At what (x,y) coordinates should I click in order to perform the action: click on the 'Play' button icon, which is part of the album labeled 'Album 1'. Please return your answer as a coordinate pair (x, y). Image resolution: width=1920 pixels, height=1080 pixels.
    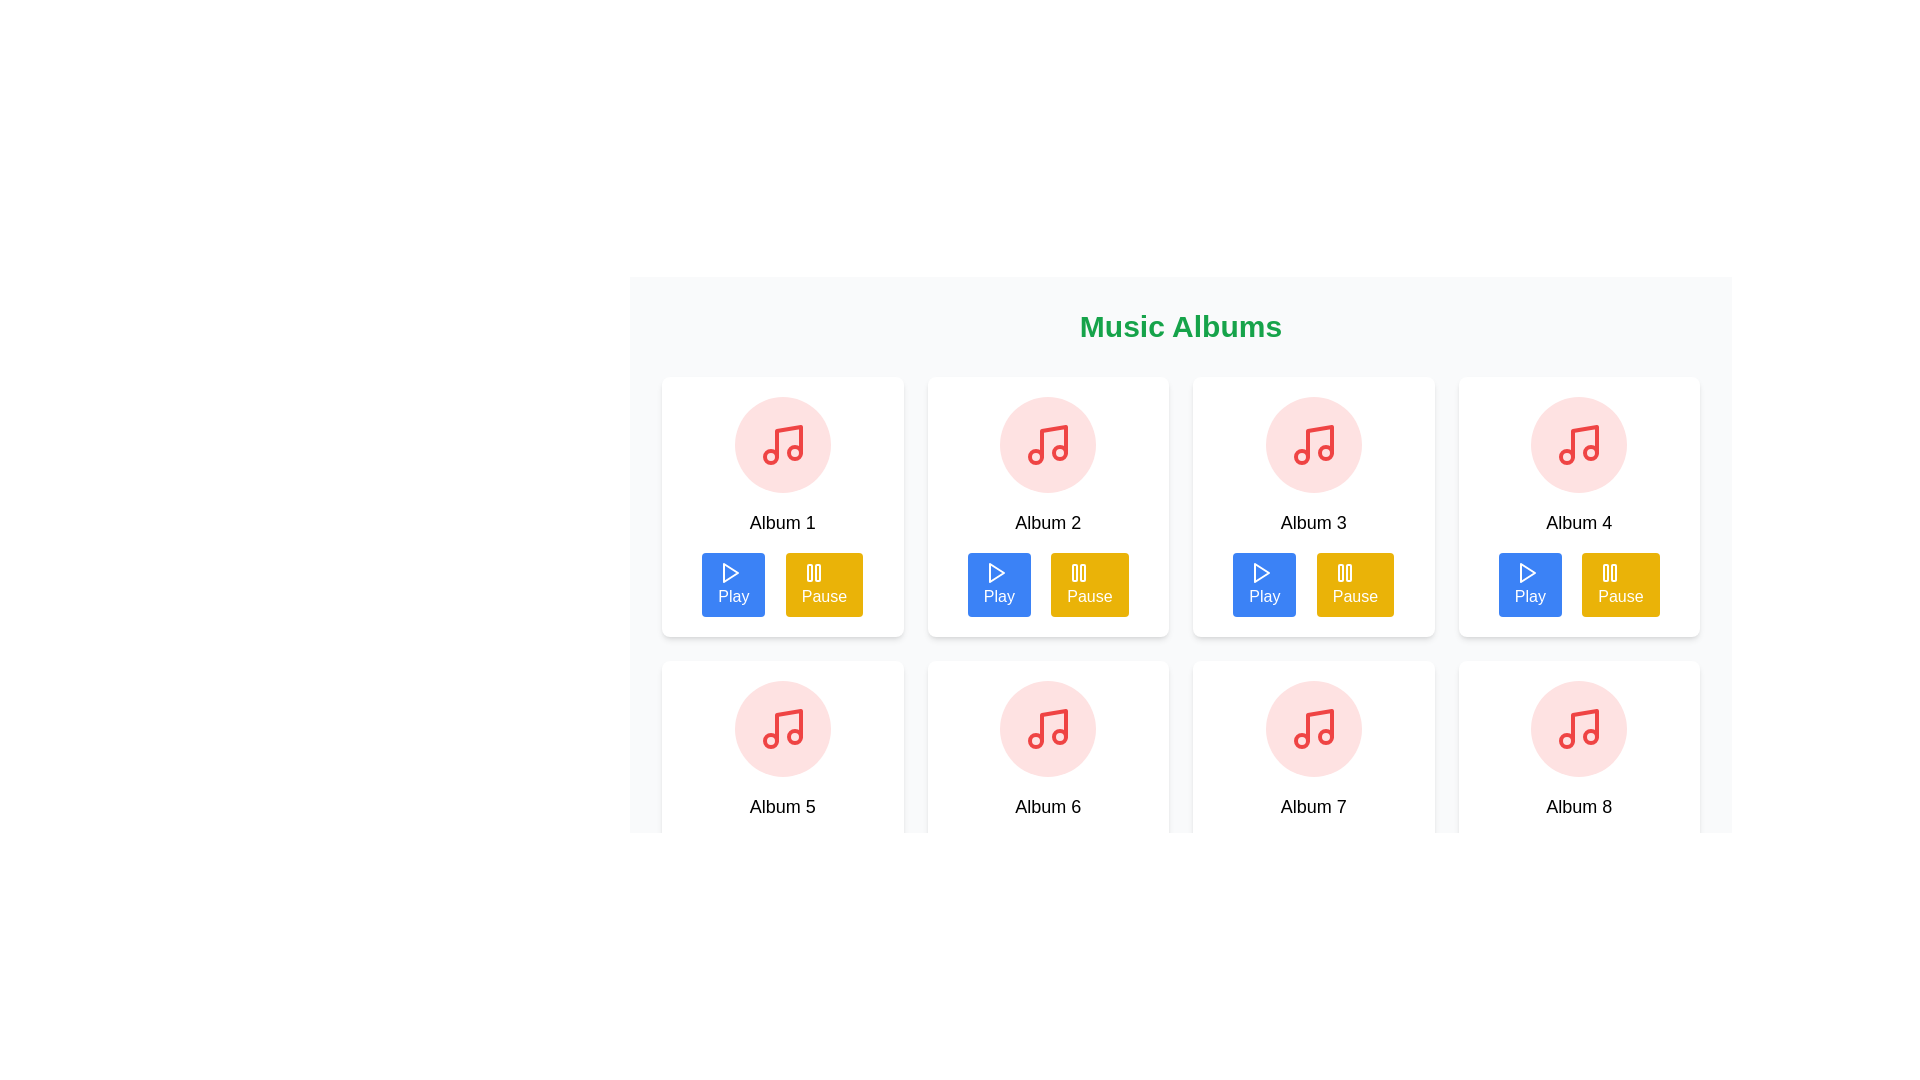
    Looking at the image, I should click on (730, 573).